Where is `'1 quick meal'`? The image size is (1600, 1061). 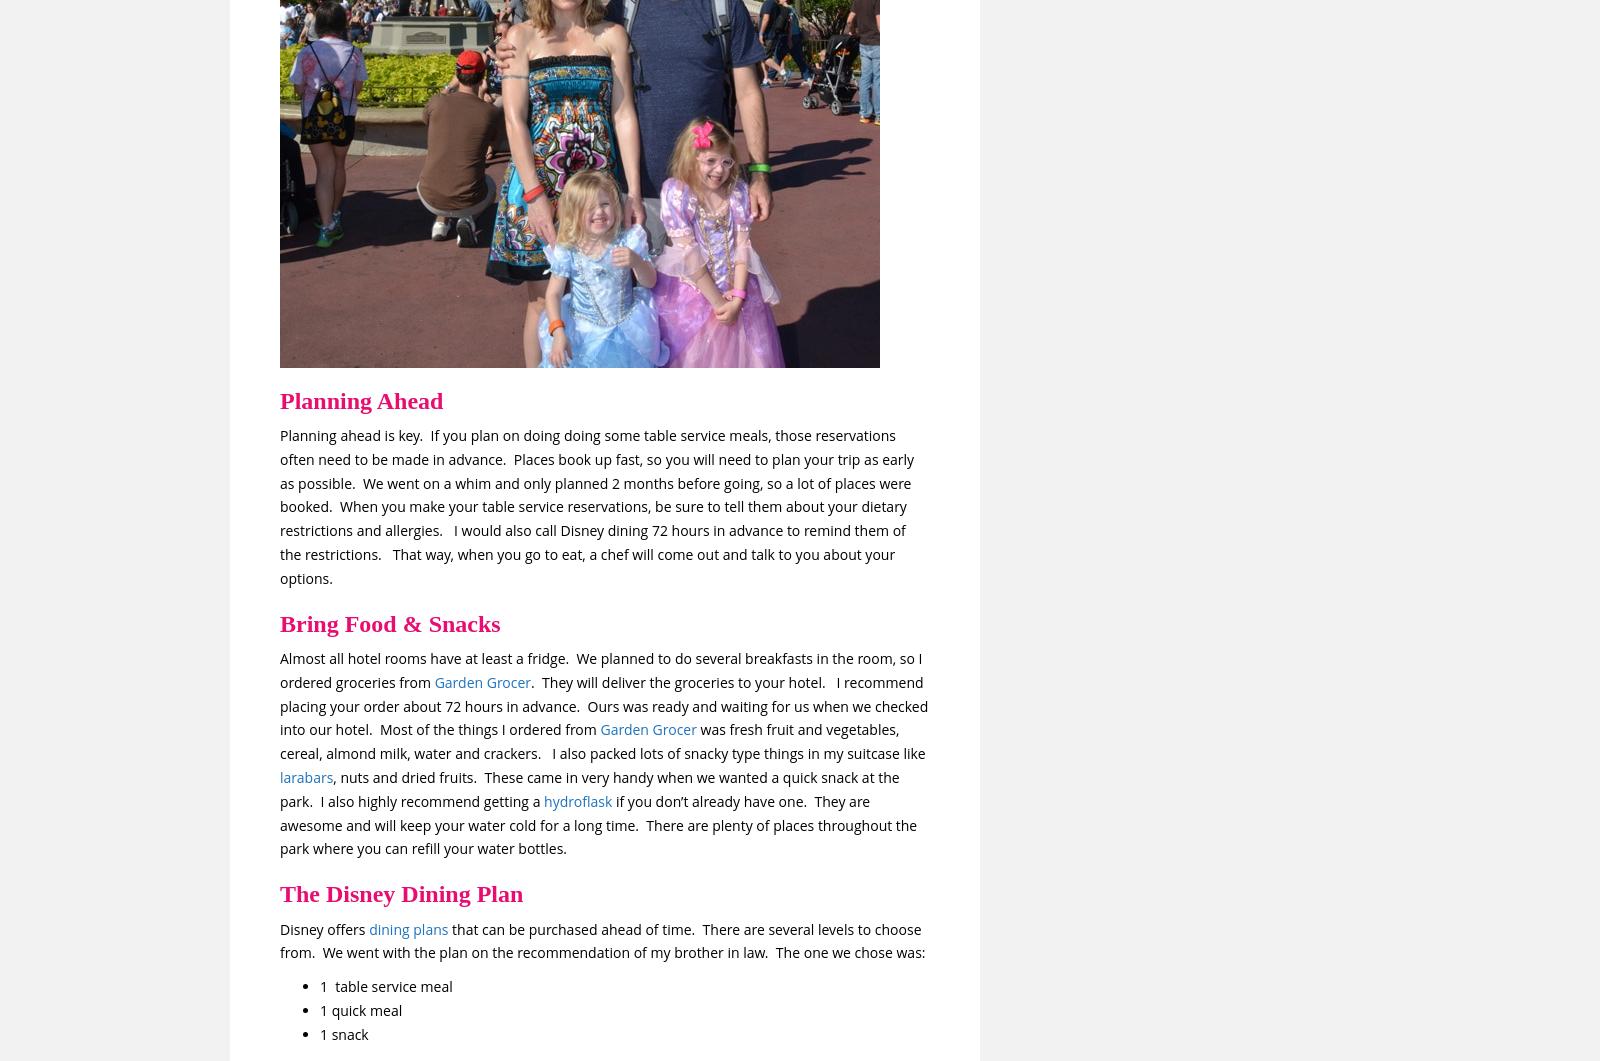 '1 quick meal' is located at coordinates (320, 1008).